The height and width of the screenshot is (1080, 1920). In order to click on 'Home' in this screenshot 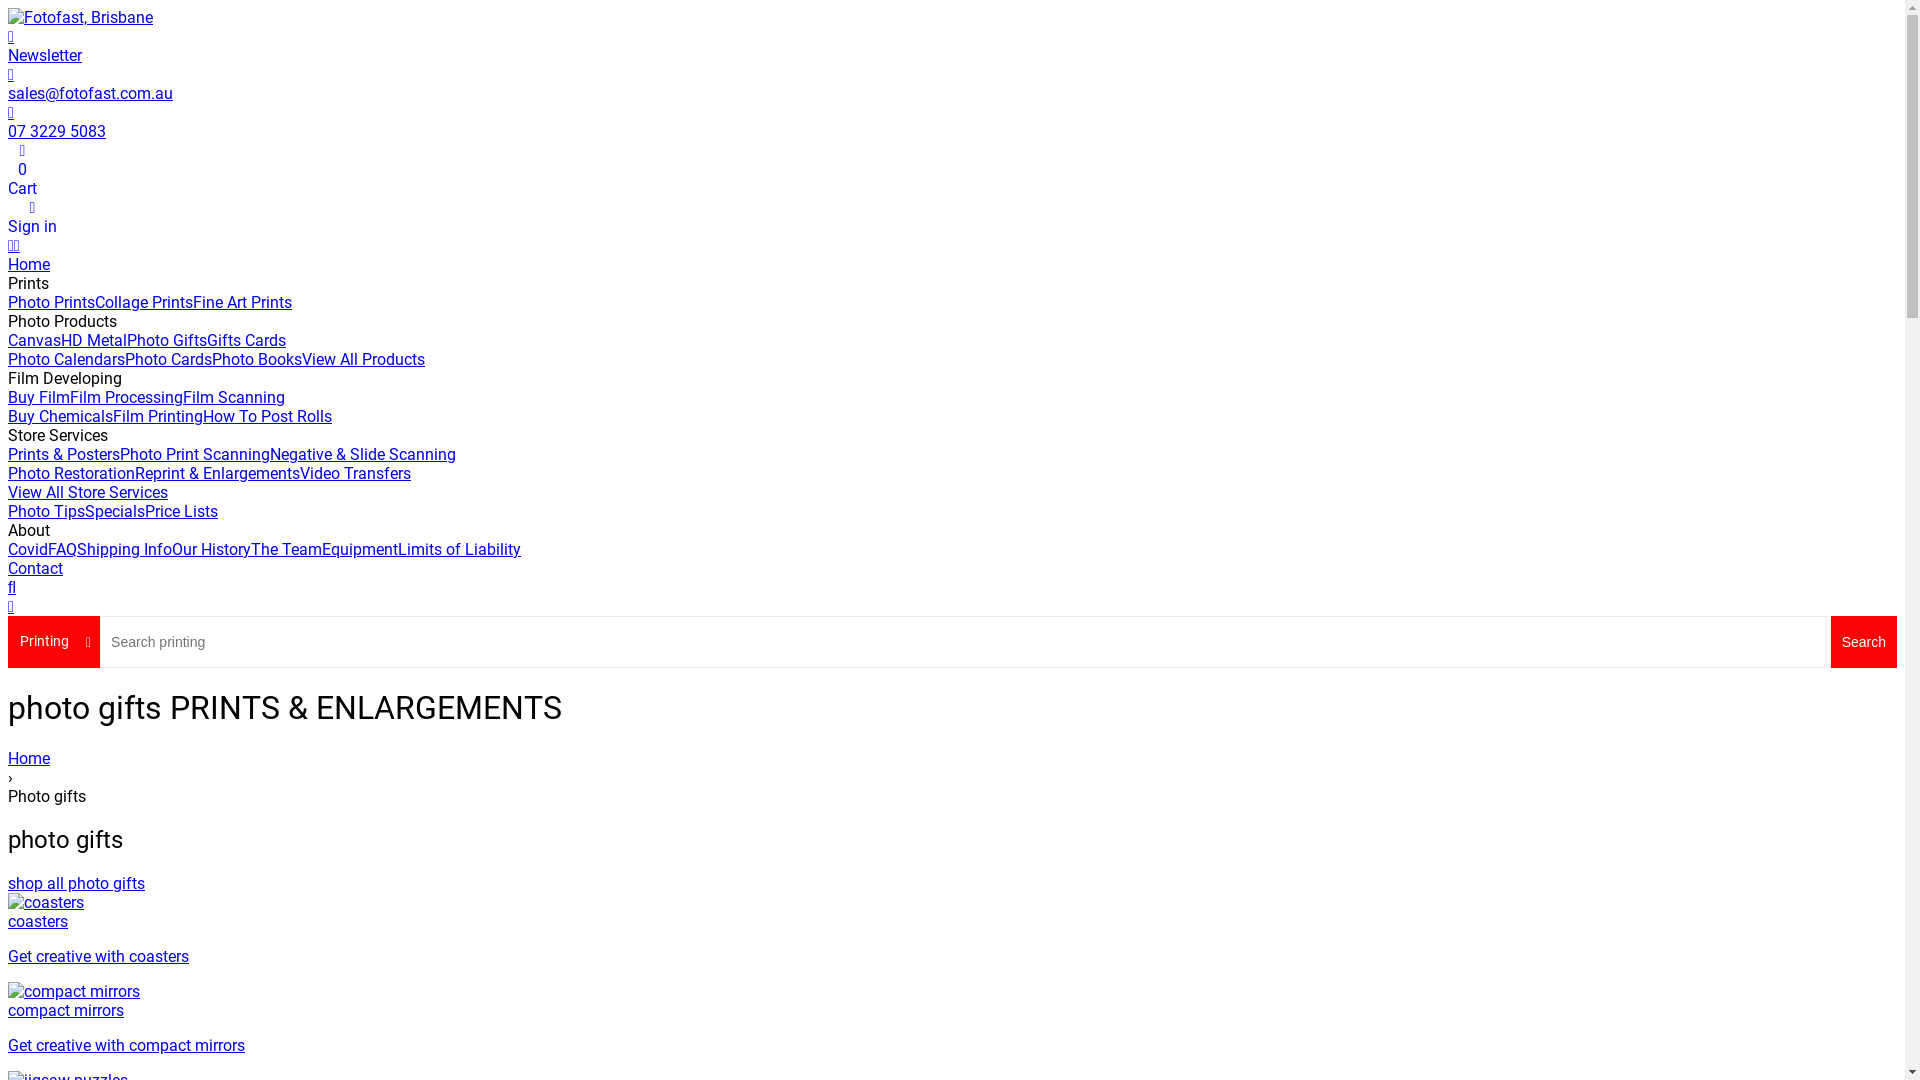, I will do `click(951, 758)`.